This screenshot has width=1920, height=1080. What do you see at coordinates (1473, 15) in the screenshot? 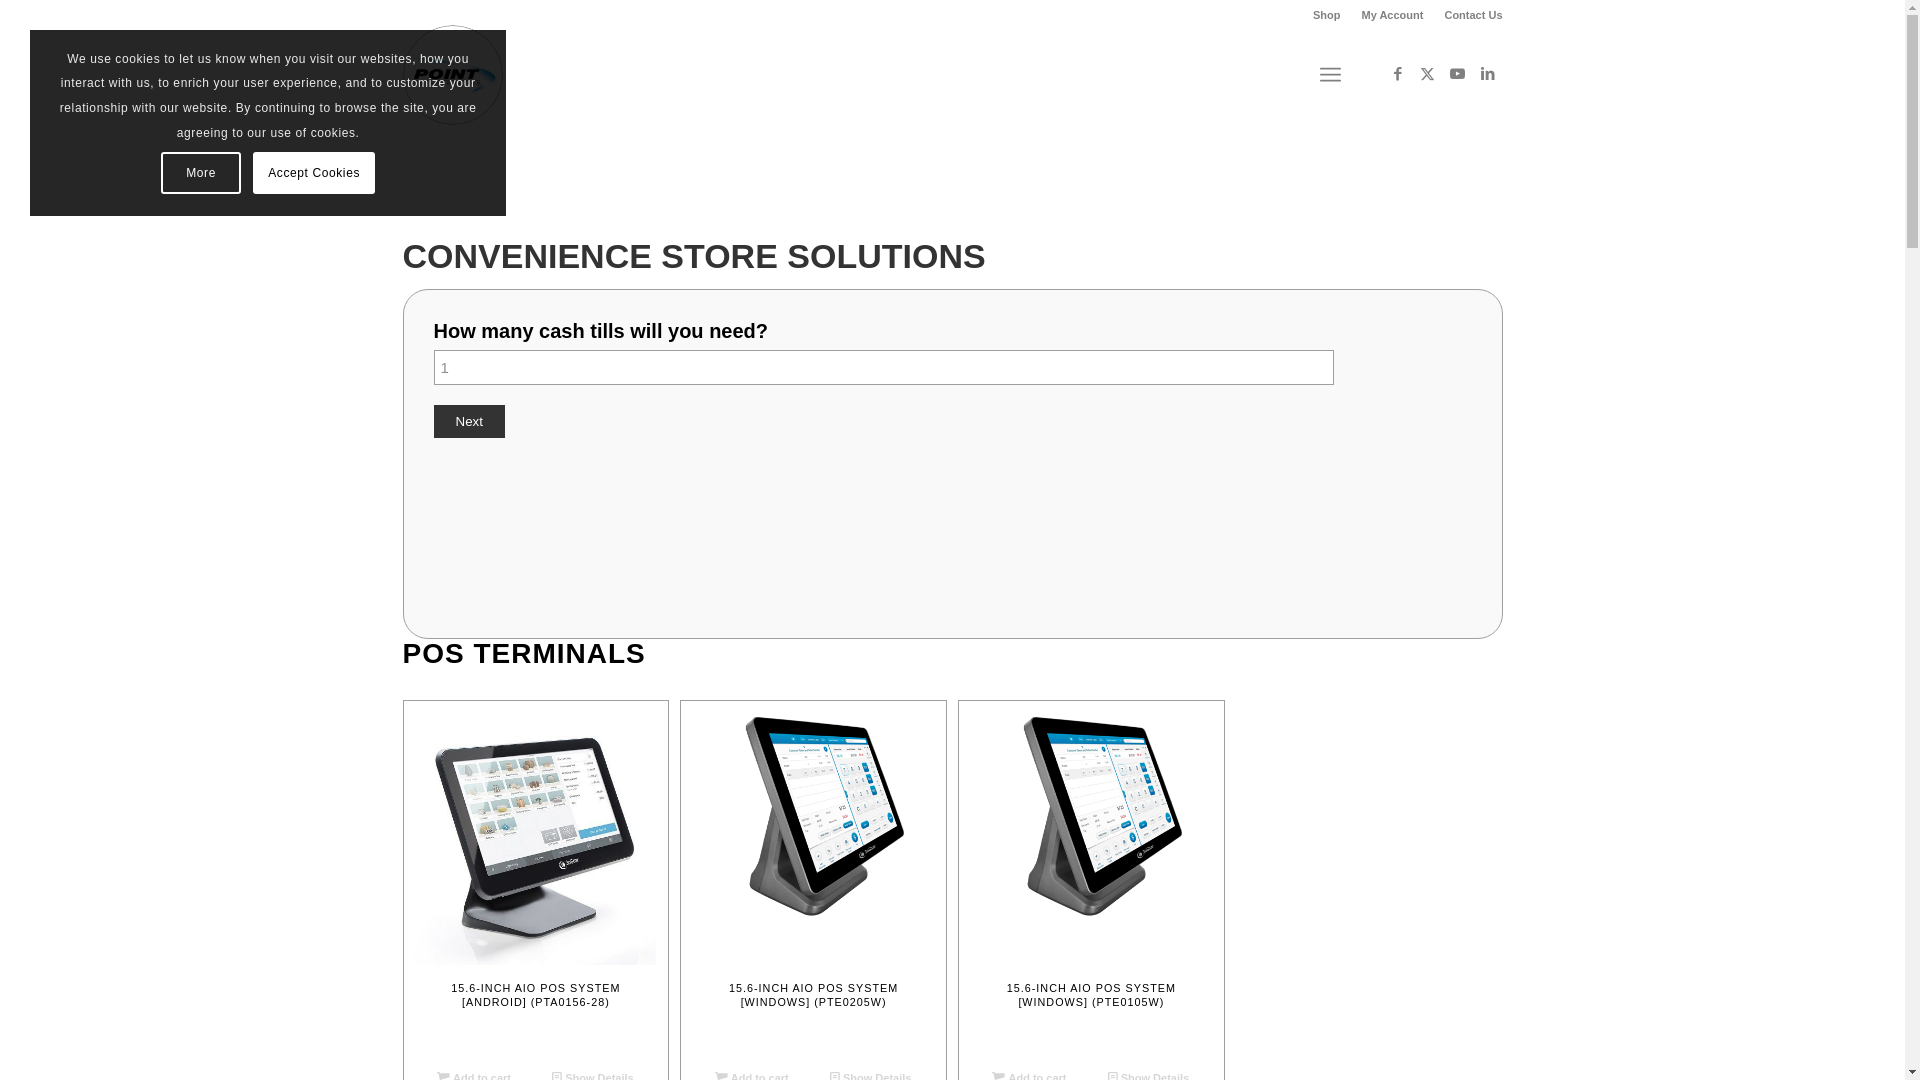
I see `'Contact Us'` at bounding box center [1473, 15].